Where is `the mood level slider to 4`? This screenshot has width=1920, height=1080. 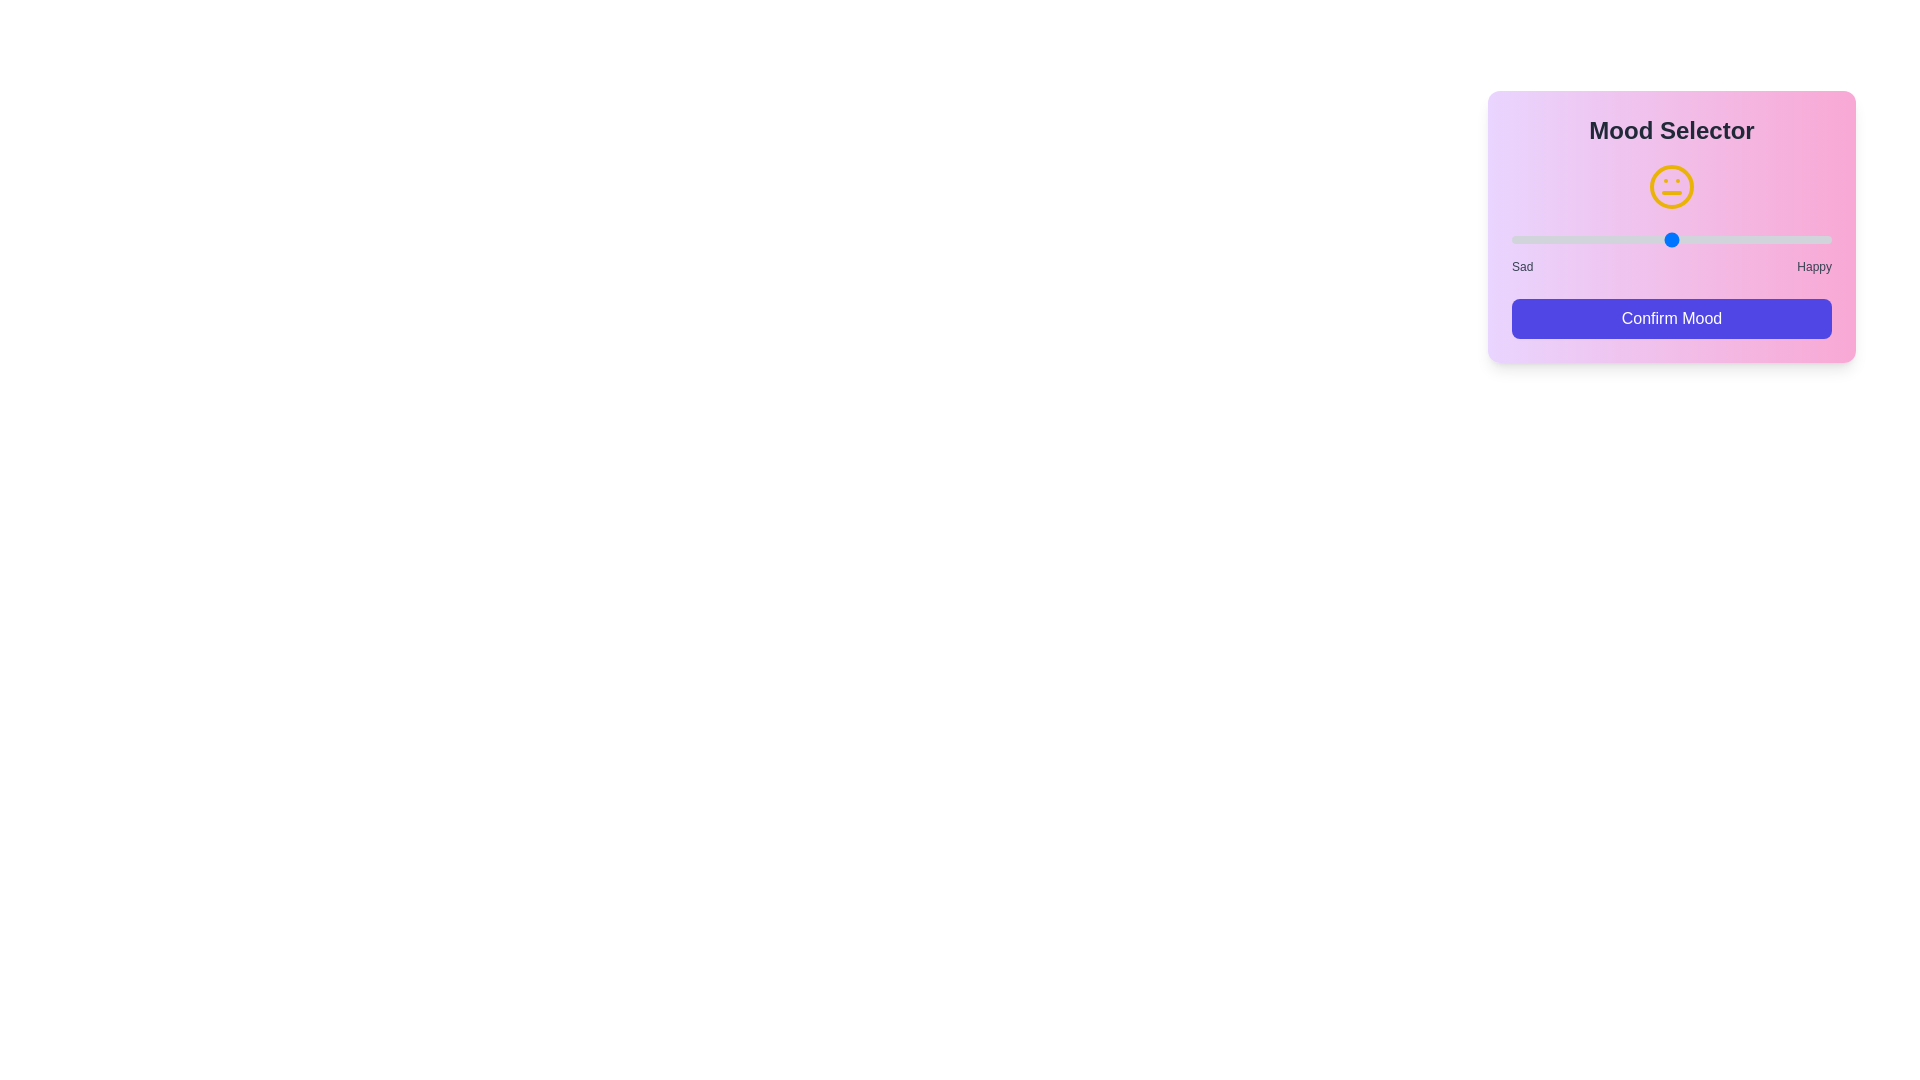 the mood level slider to 4 is located at coordinates (1751, 238).